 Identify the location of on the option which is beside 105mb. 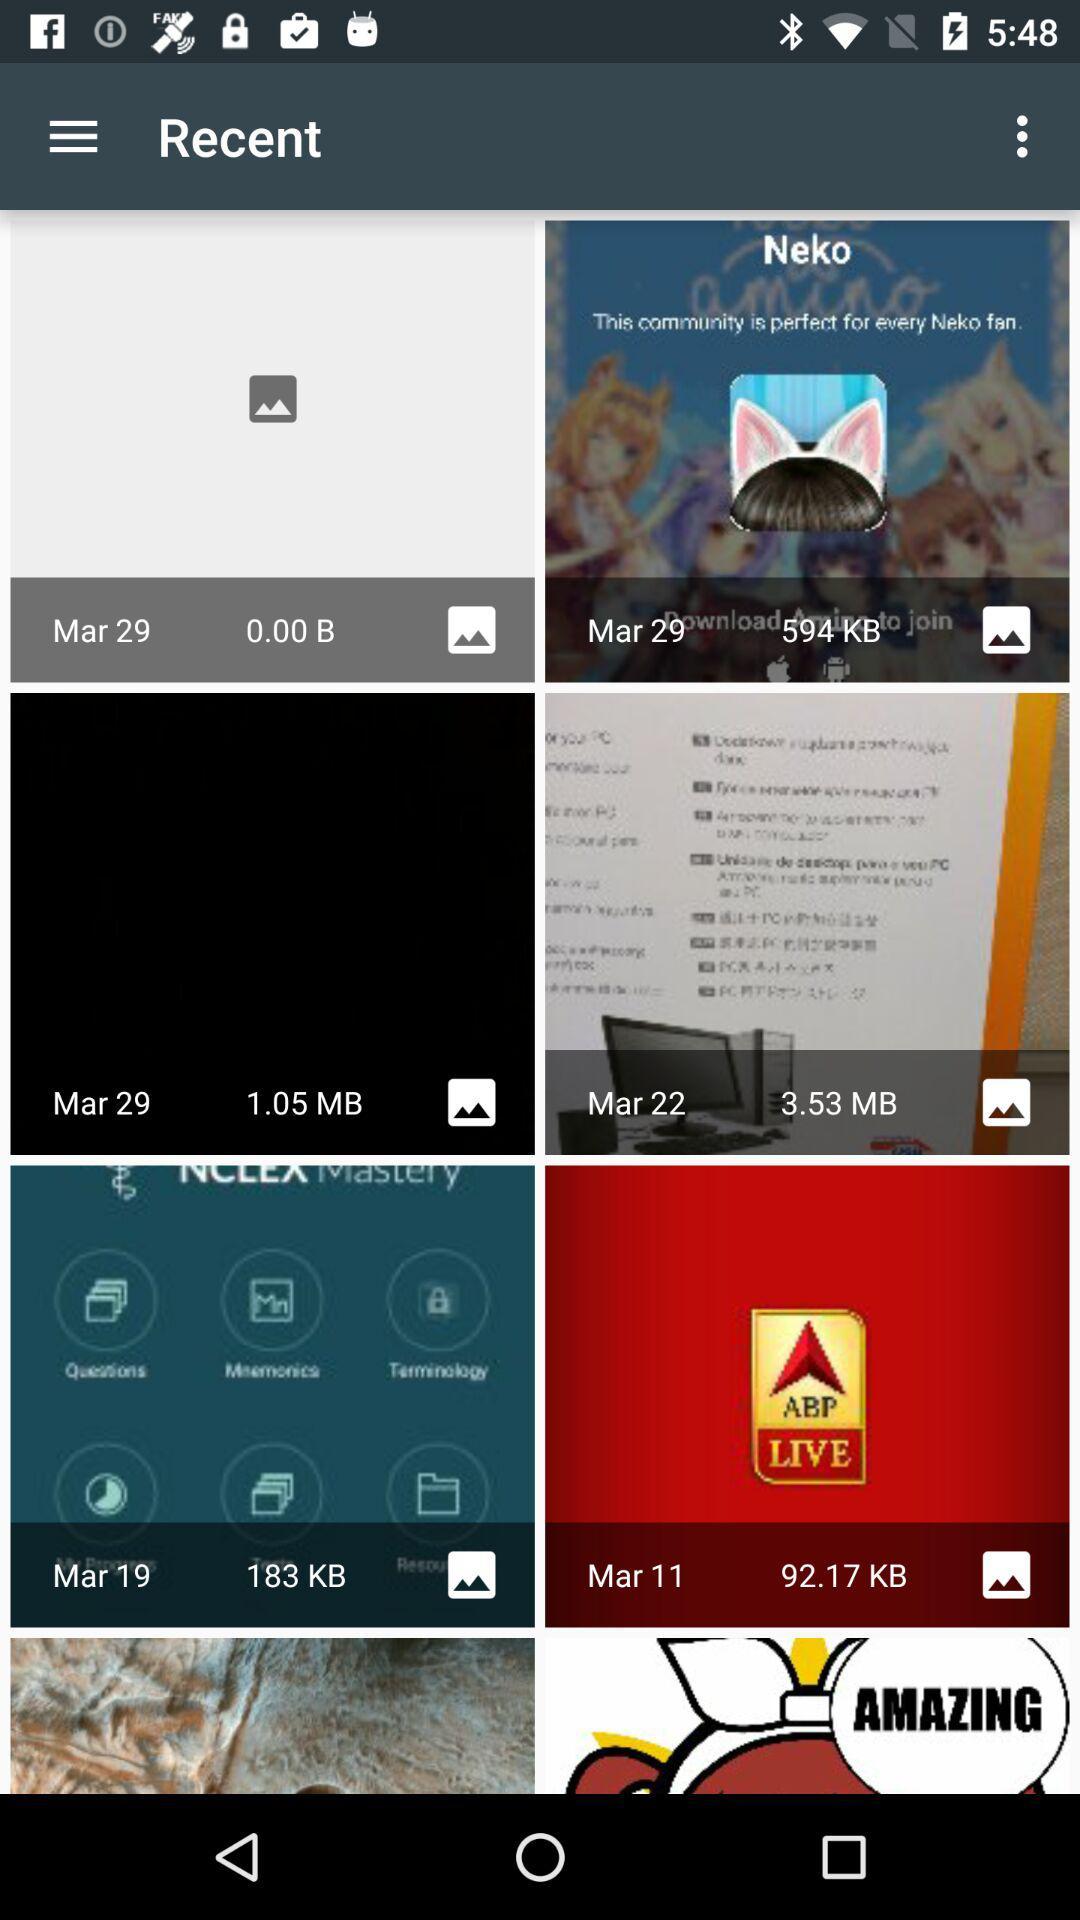
(471, 1101).